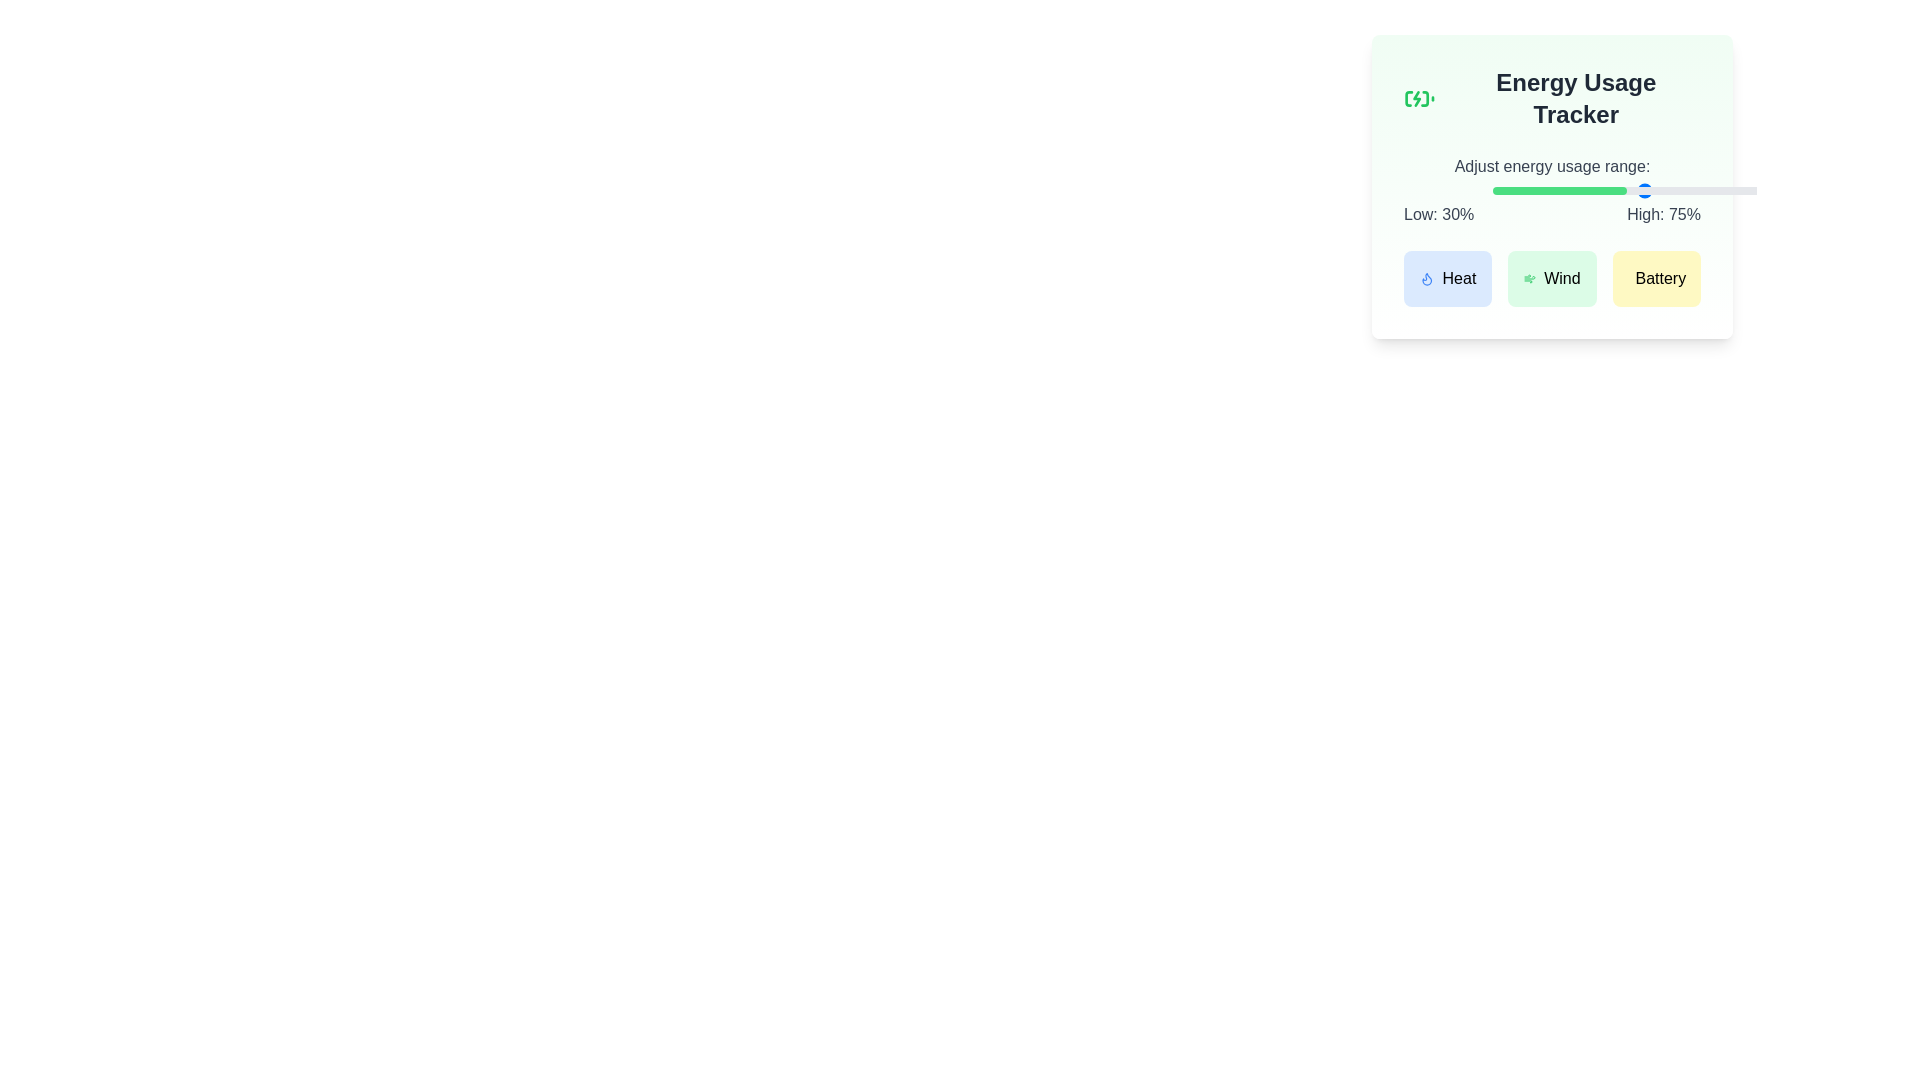 Image resolution: width=1920 pixels, height=1080 pixels. What do you see at coordinates (1772, 191) in the screenshot?
I see `the energy usage range` at bounding box center [1772, 191].